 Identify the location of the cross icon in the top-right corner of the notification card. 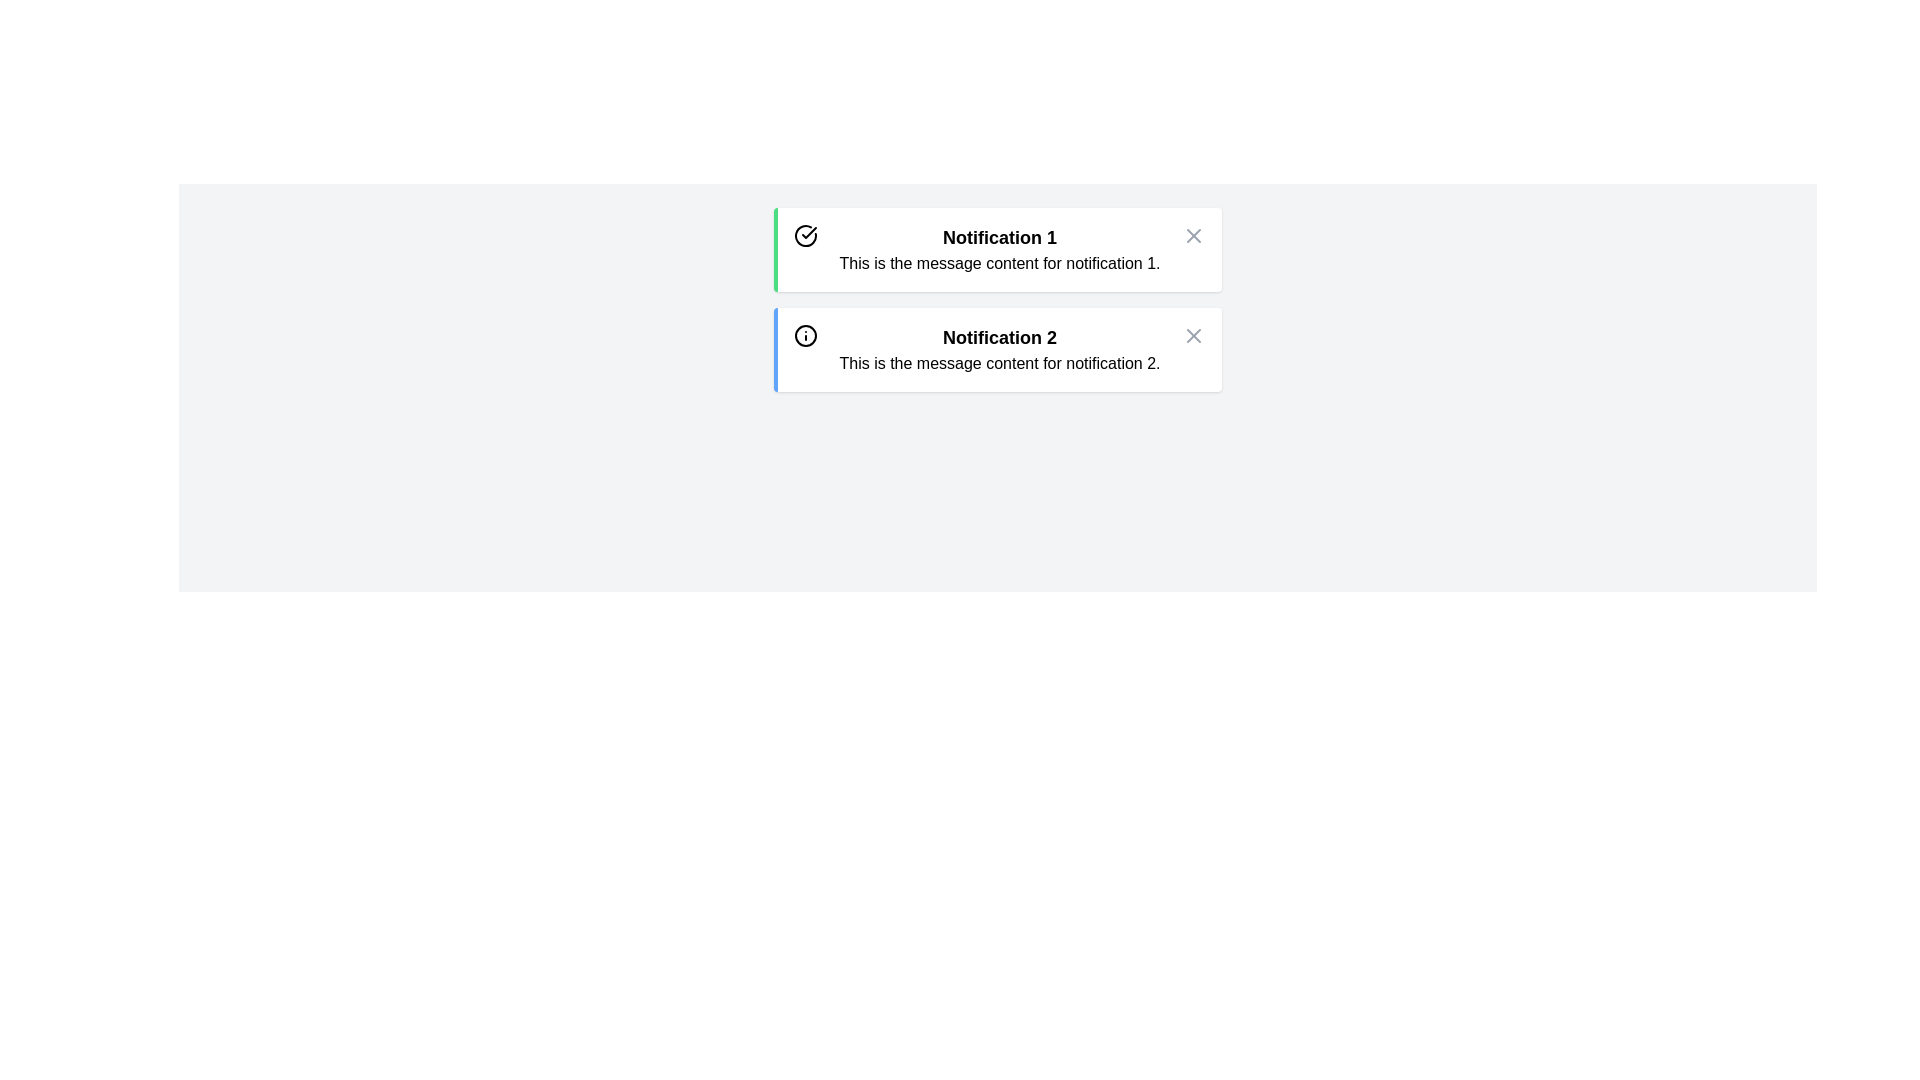
(1194, 234).